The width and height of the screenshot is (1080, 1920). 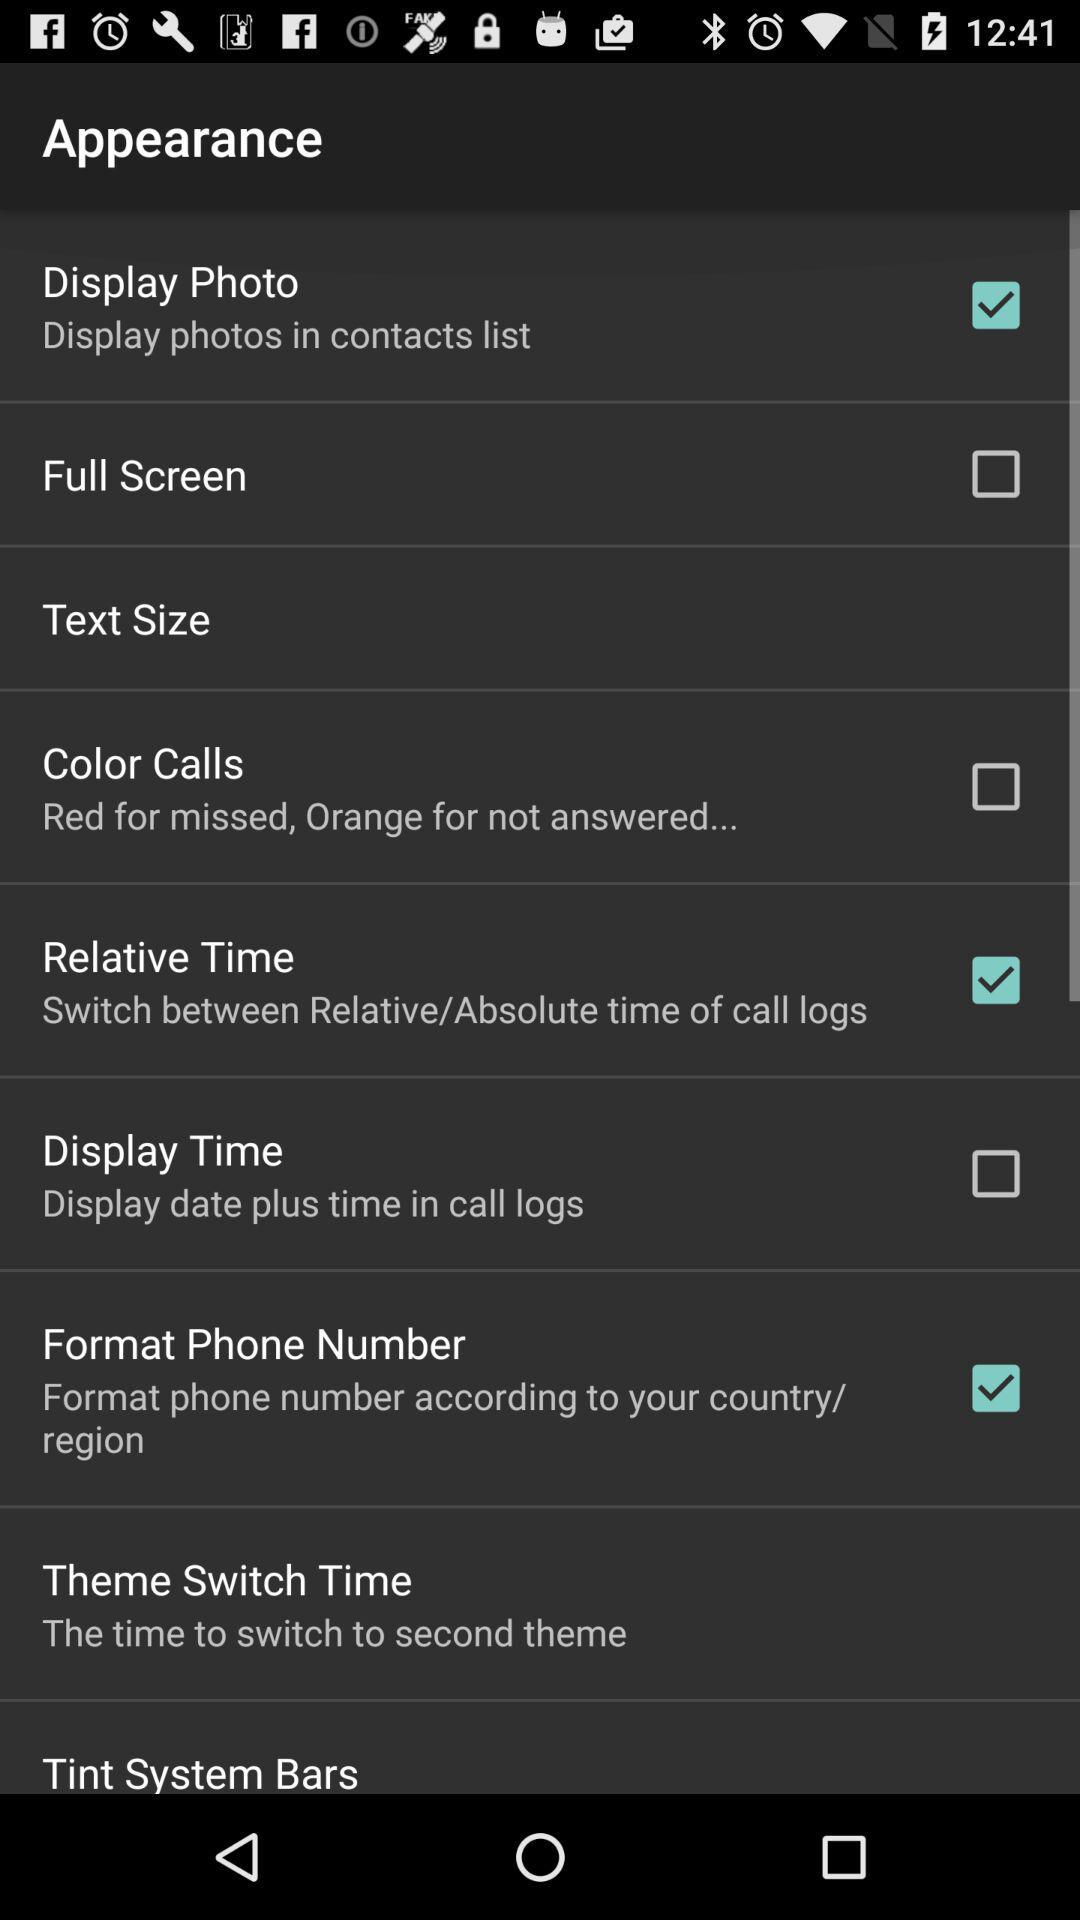 I want to click on the tint system bars app, so click(x=200, y=1768).